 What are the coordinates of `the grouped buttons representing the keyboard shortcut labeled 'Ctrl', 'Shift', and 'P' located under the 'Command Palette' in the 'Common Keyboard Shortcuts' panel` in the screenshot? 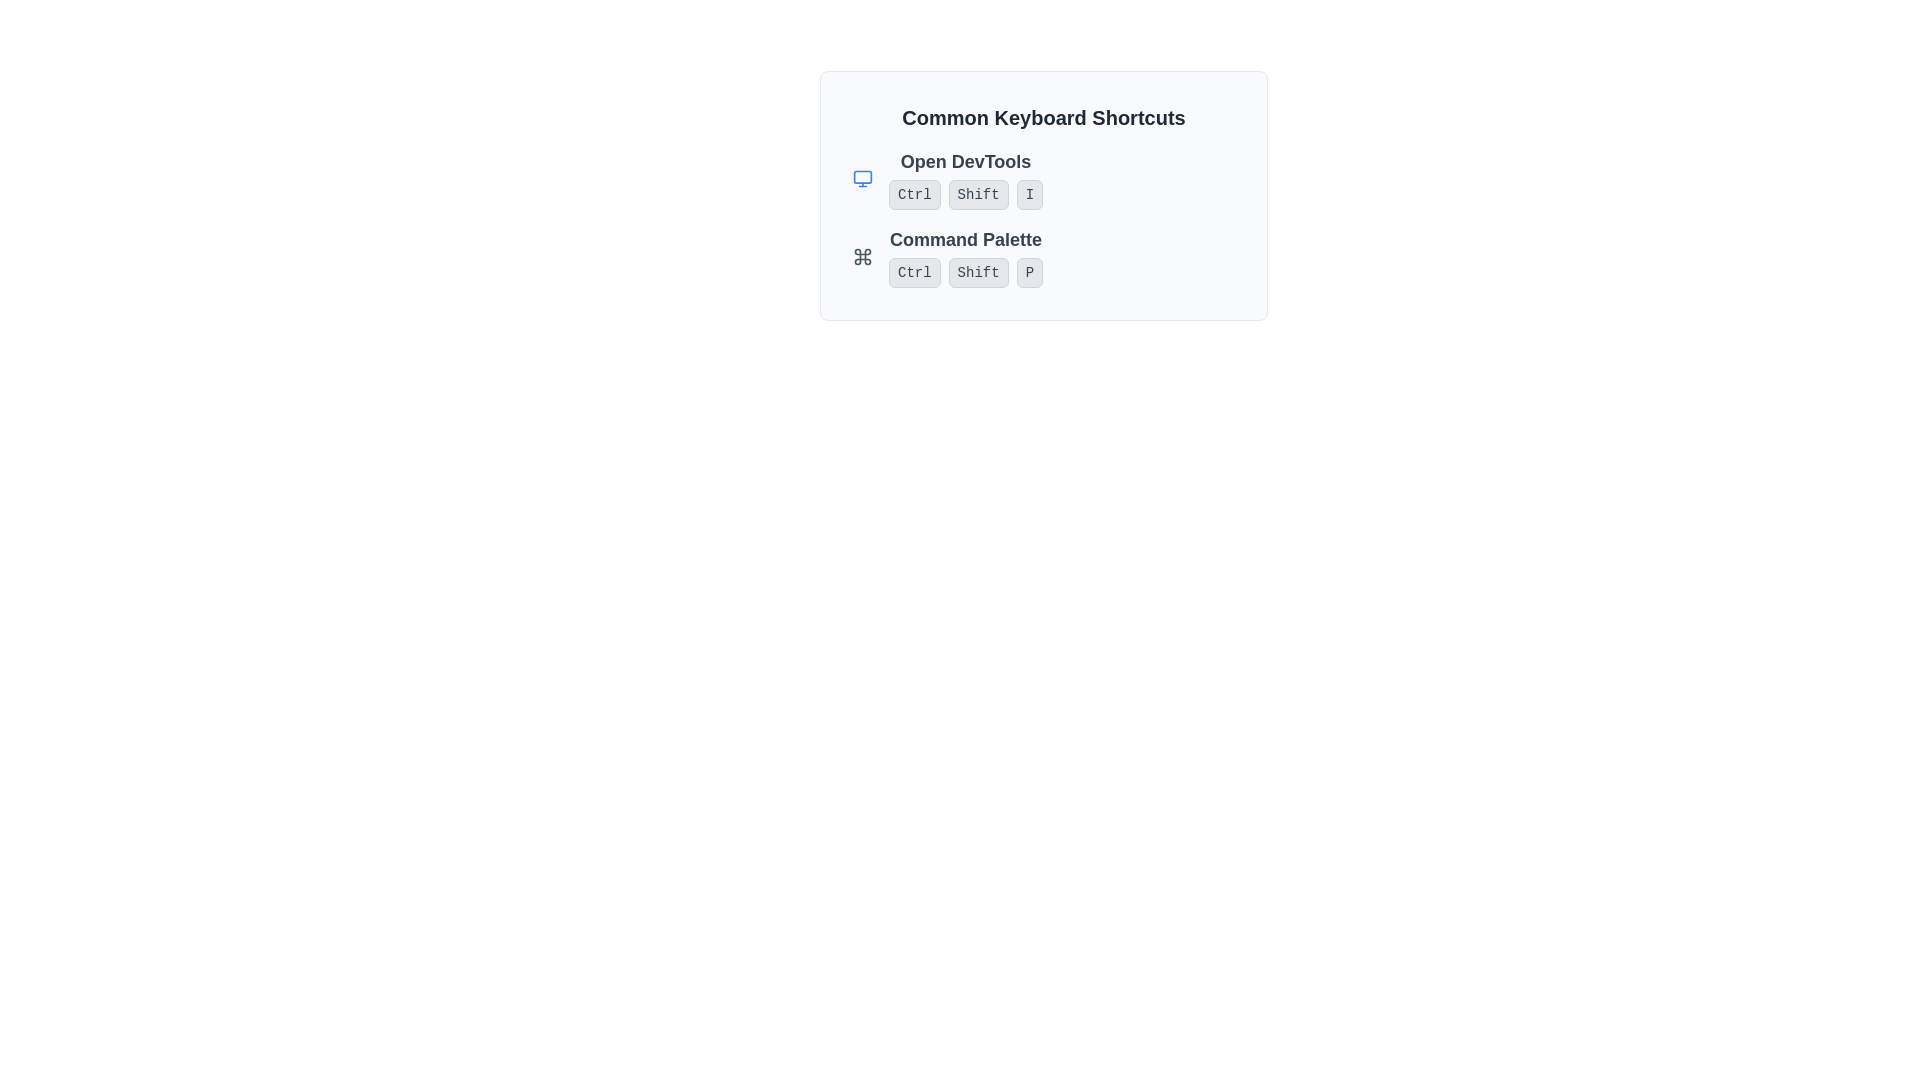 It's located at (965, 273).